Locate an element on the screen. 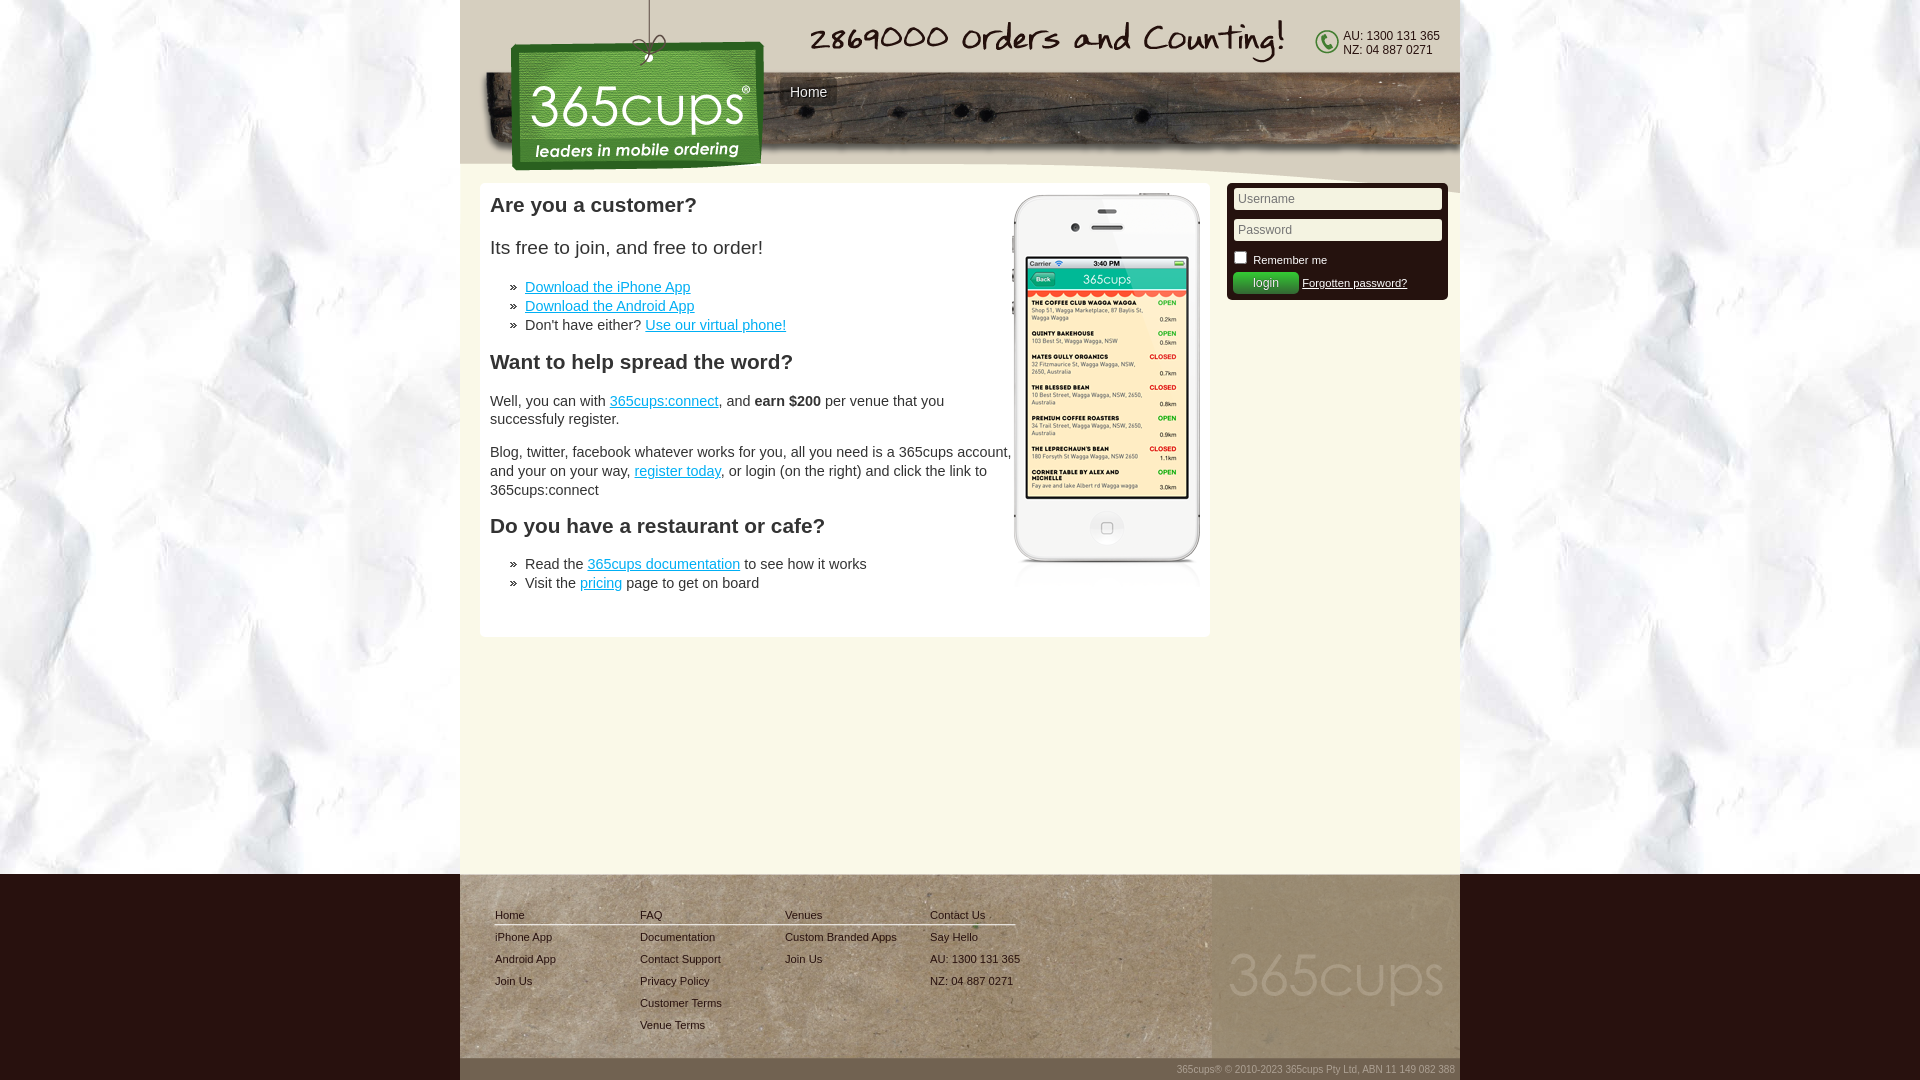  'register today' is located at coordinates (677, 470).